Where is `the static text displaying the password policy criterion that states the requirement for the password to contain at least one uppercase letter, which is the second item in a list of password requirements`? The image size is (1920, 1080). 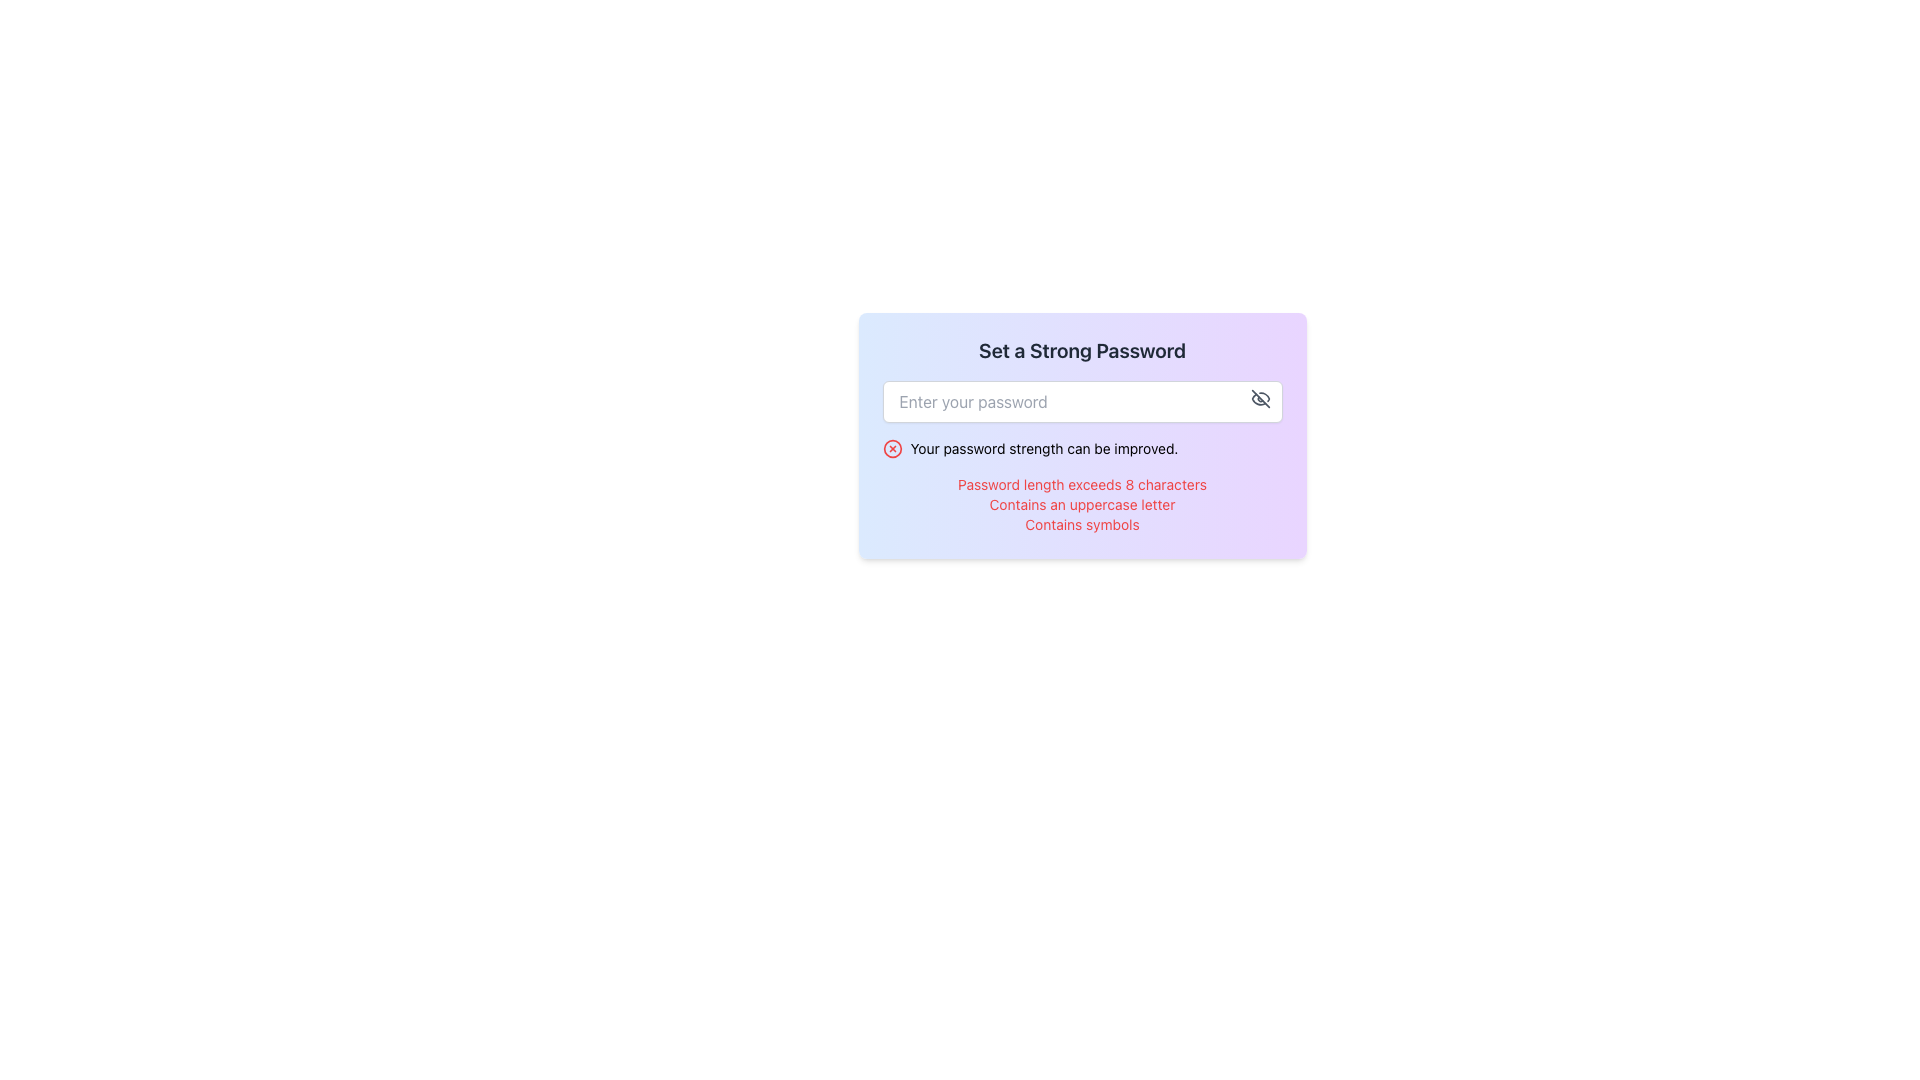 the static text displaying the password policy criterion that states the requirement for the password to contain at least one uppercase letter, which is the second item in a list of password requirements is located at coordinates (1081, 504).